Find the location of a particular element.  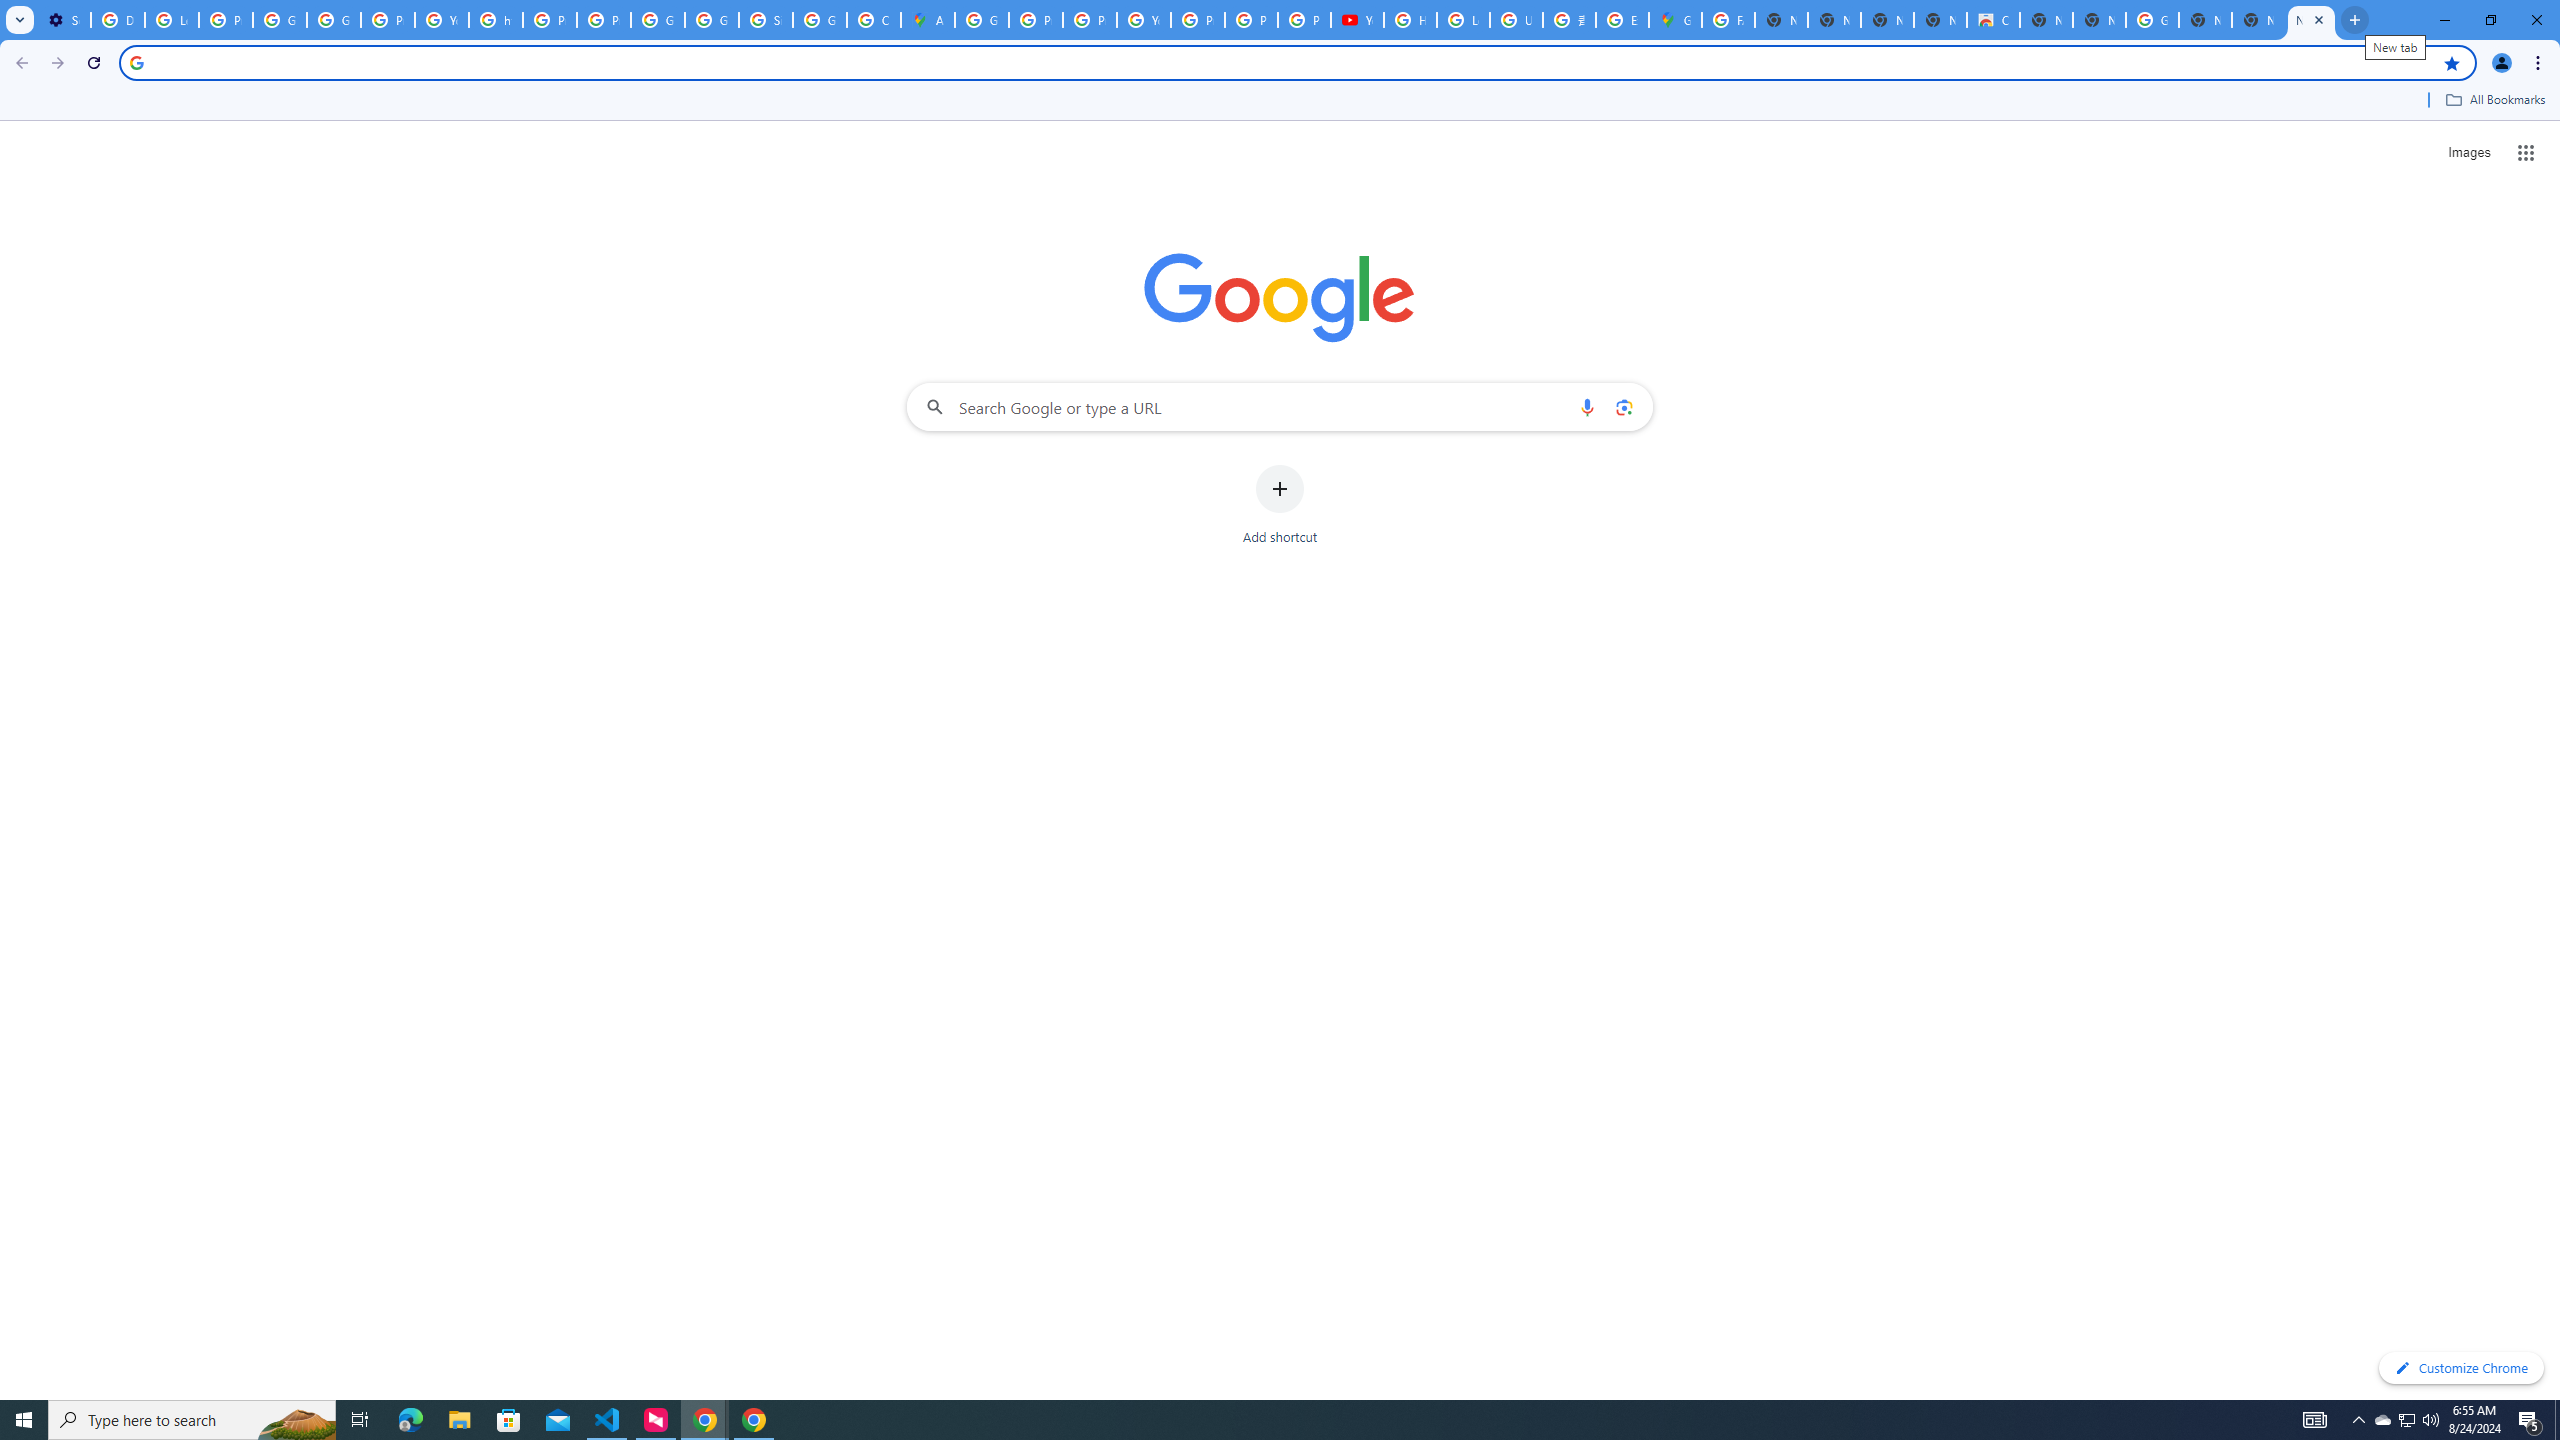

'Search by image' is located at coordinates (1622, 405).